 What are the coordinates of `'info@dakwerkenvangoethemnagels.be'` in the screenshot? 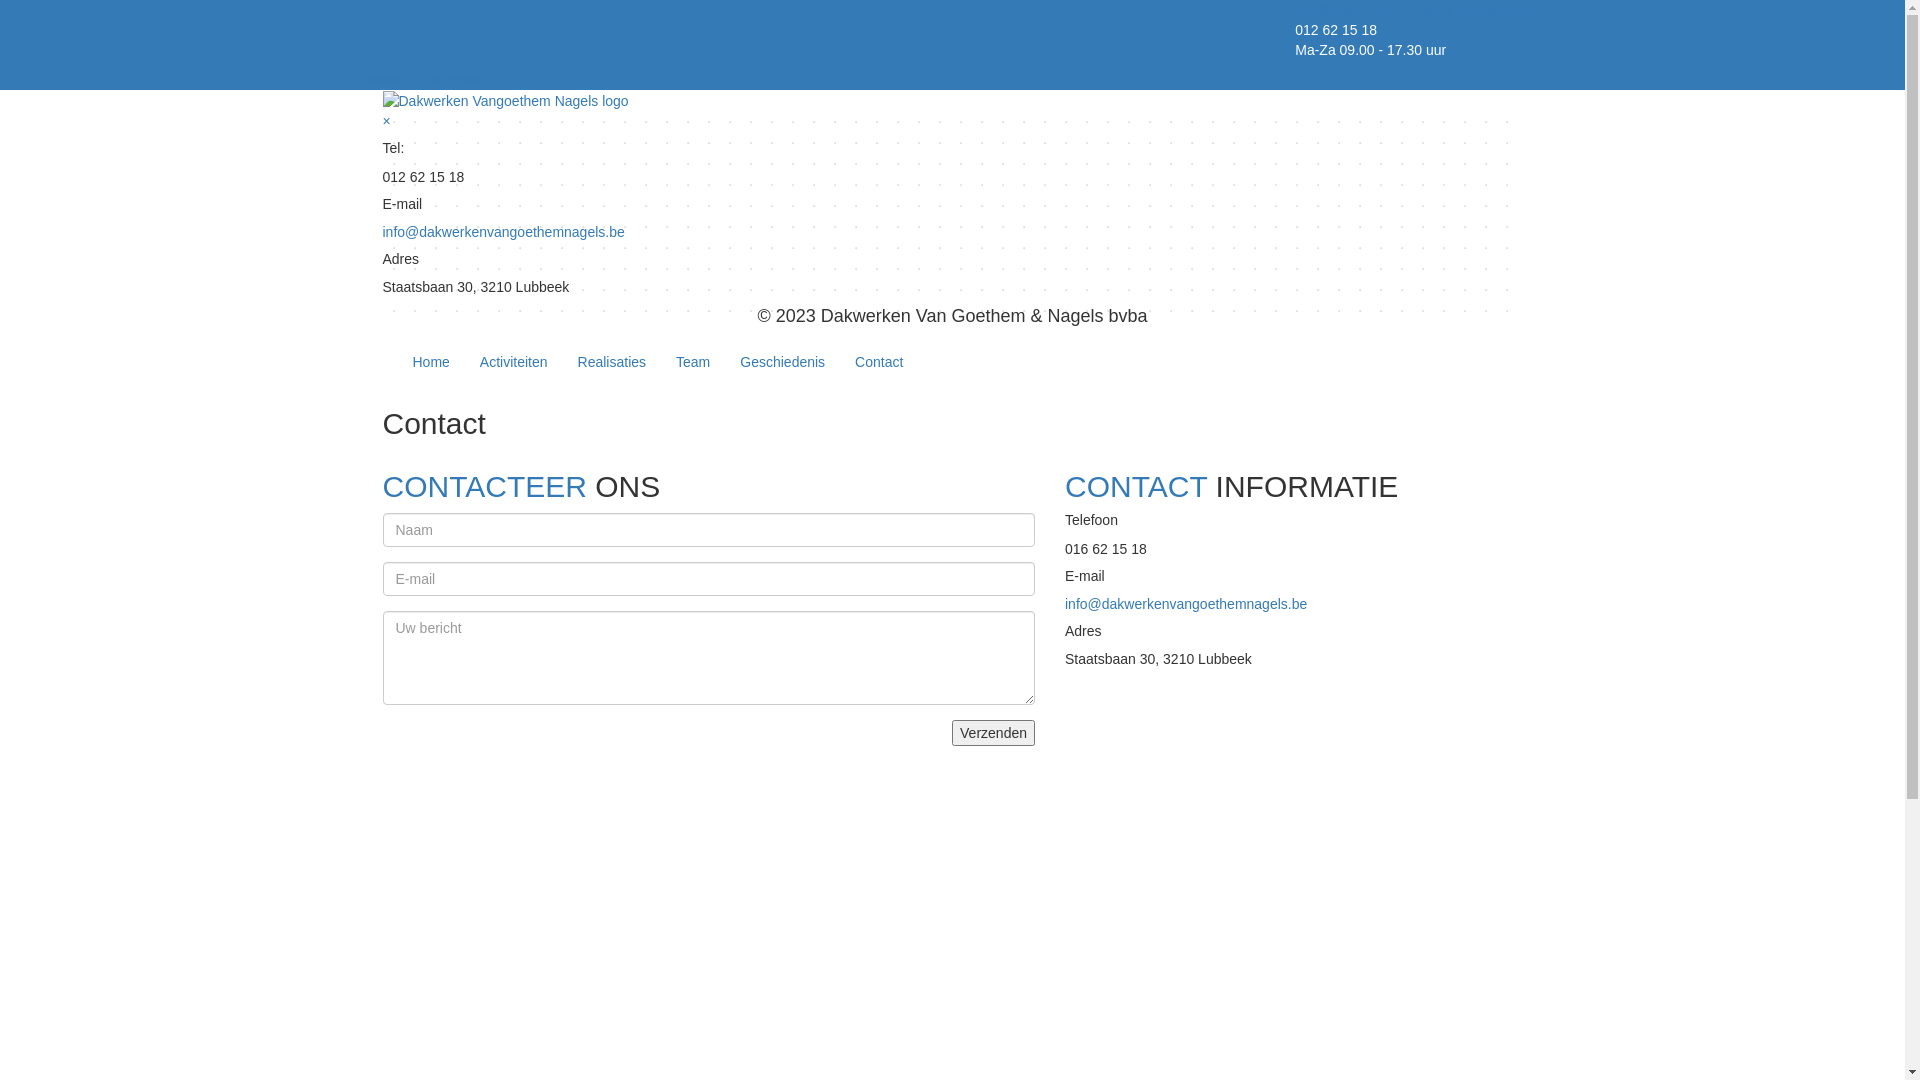 It's located at (503, 230).